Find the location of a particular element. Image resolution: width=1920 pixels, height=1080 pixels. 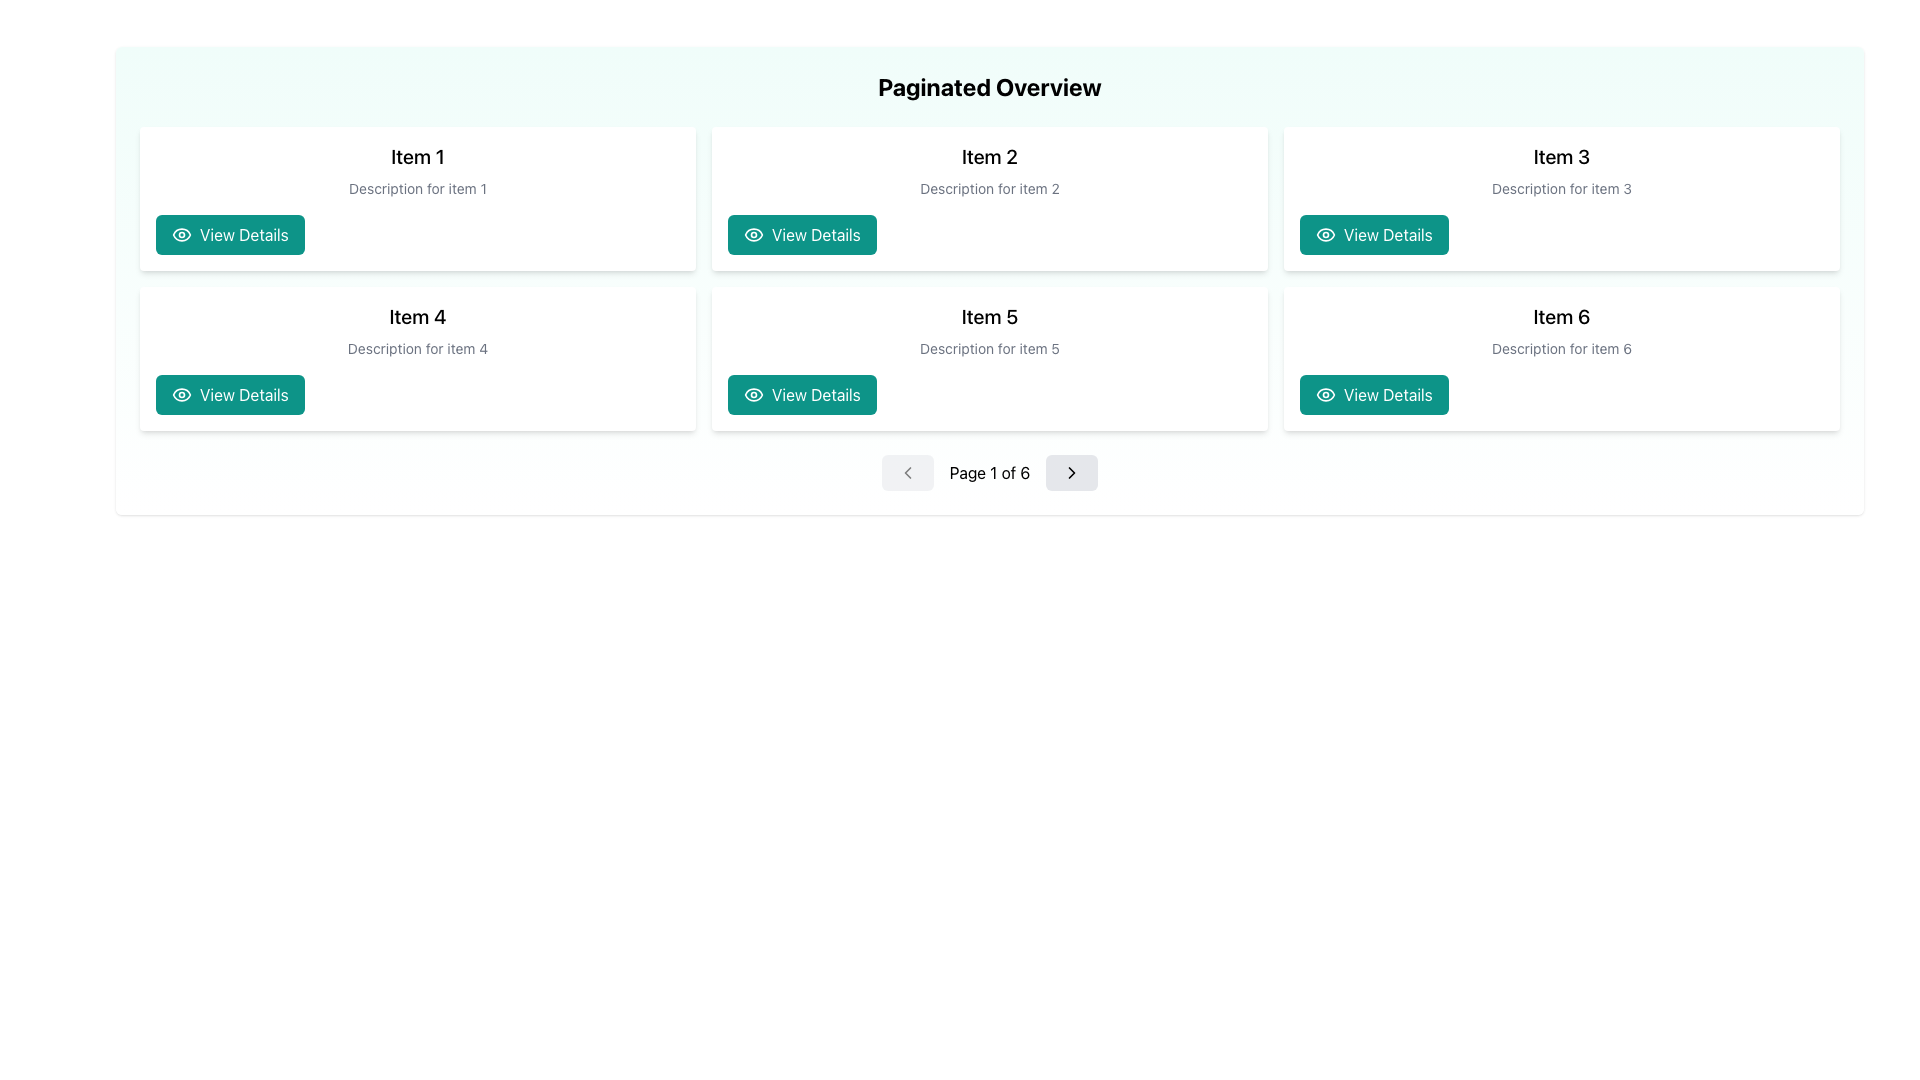

the text label within the button for 'Item 4' is located at coordinates (243, 394).